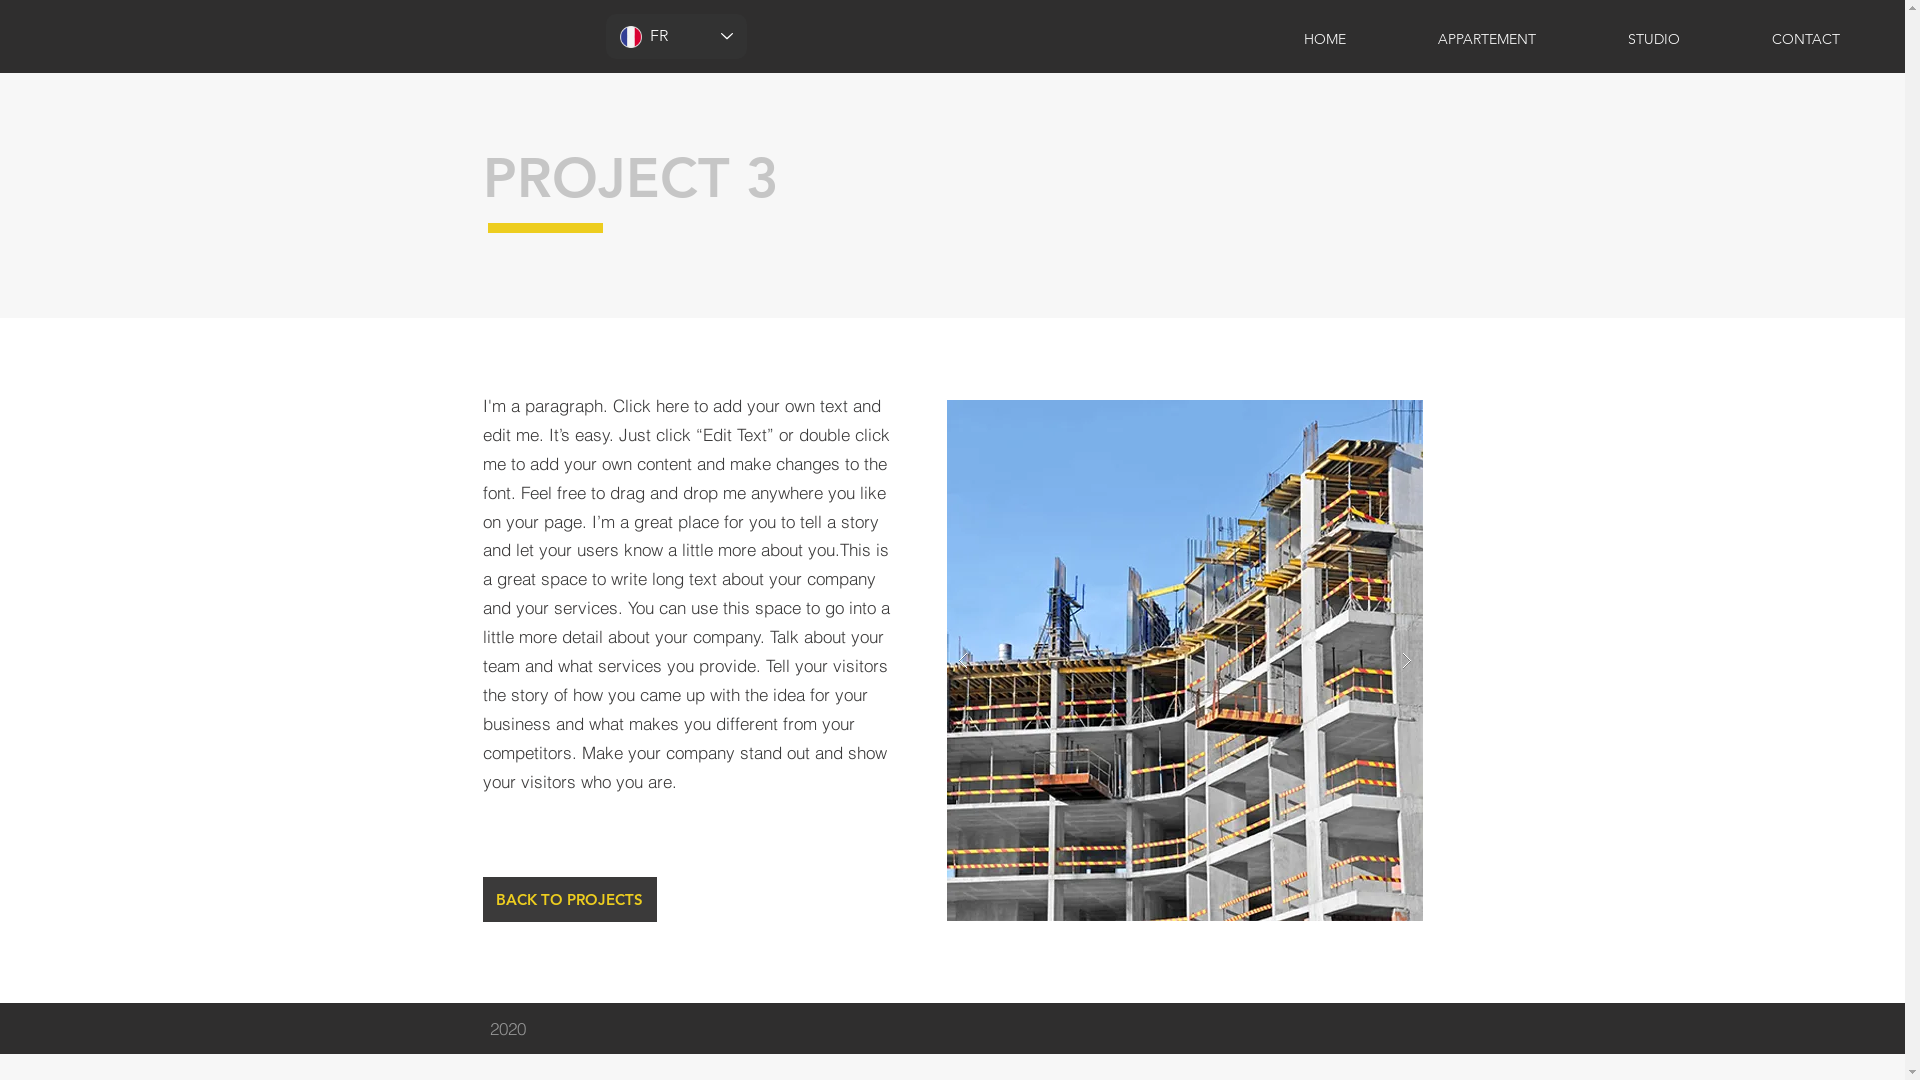 This screenshot has width=1920, height=1080. I want to click on 'APPARTEMENT', so click(1391, 39).